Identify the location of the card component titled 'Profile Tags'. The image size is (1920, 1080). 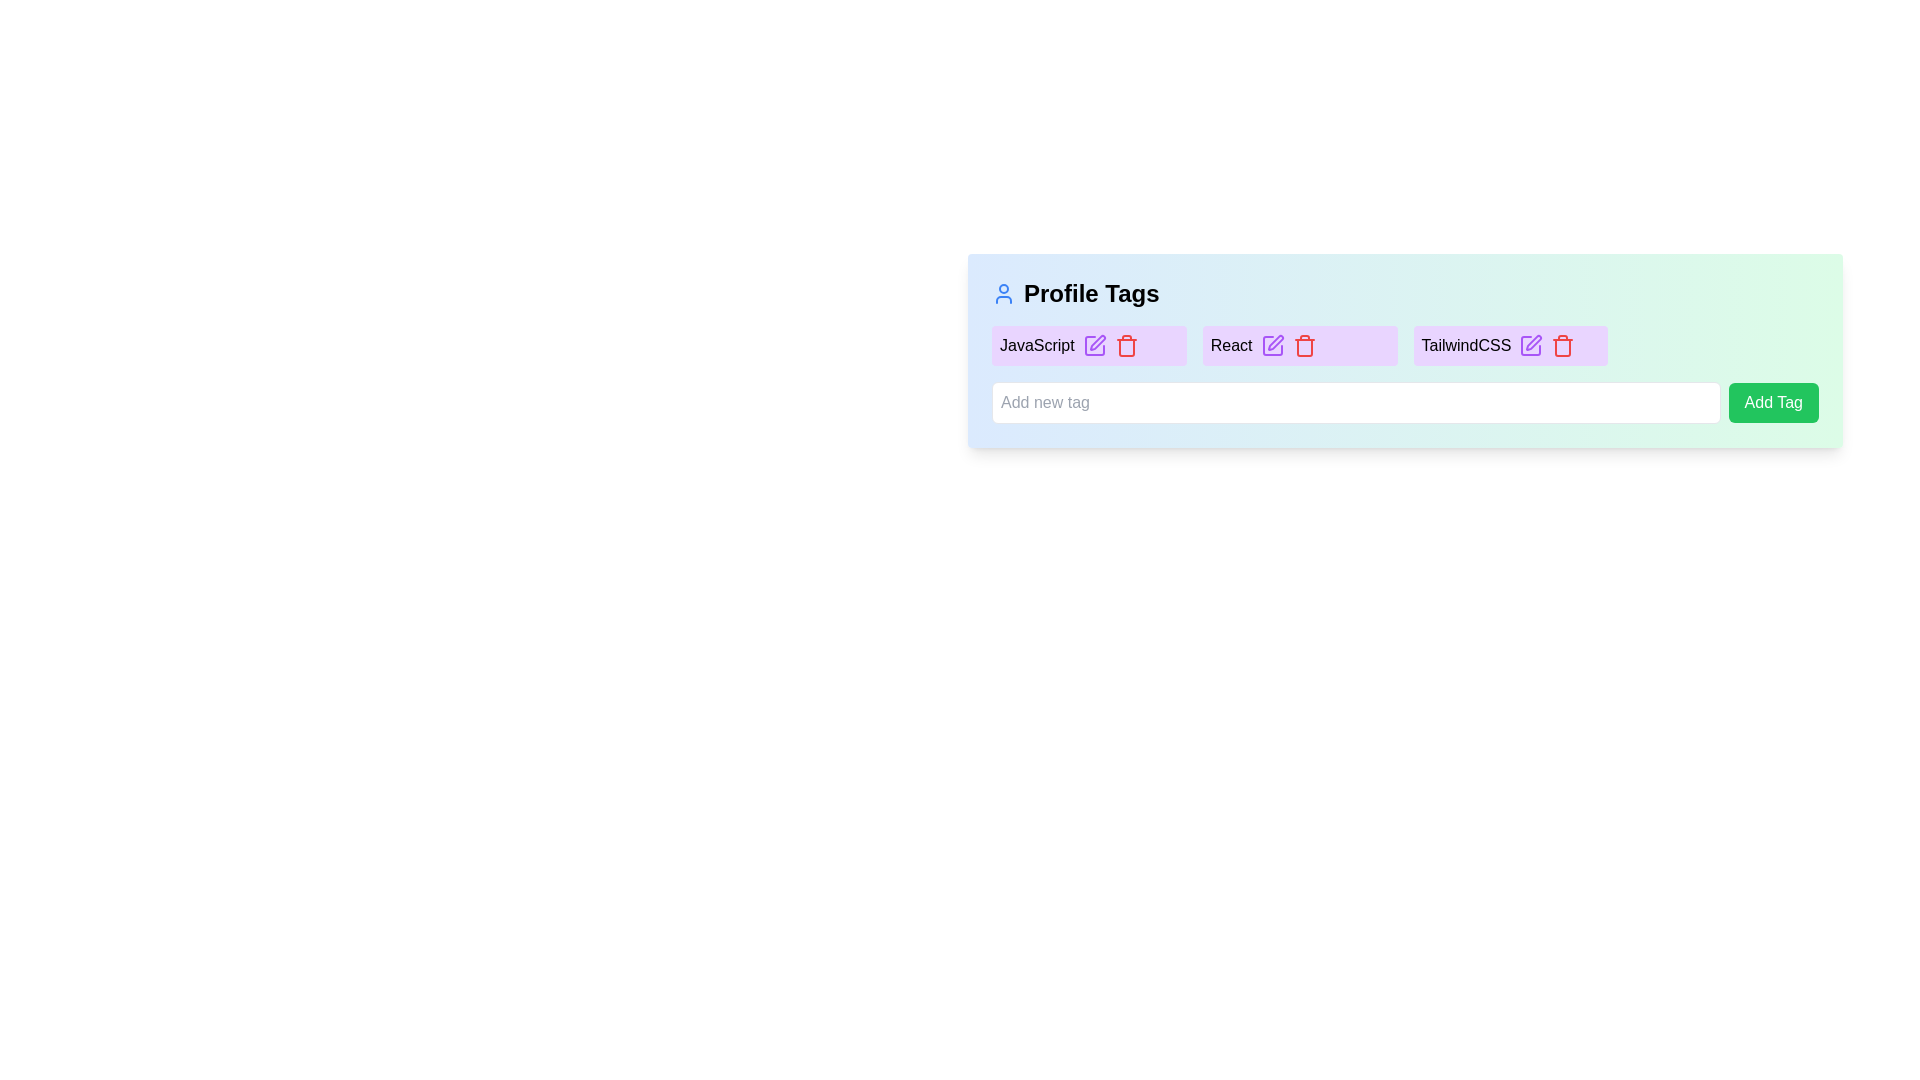
(1404, 350).